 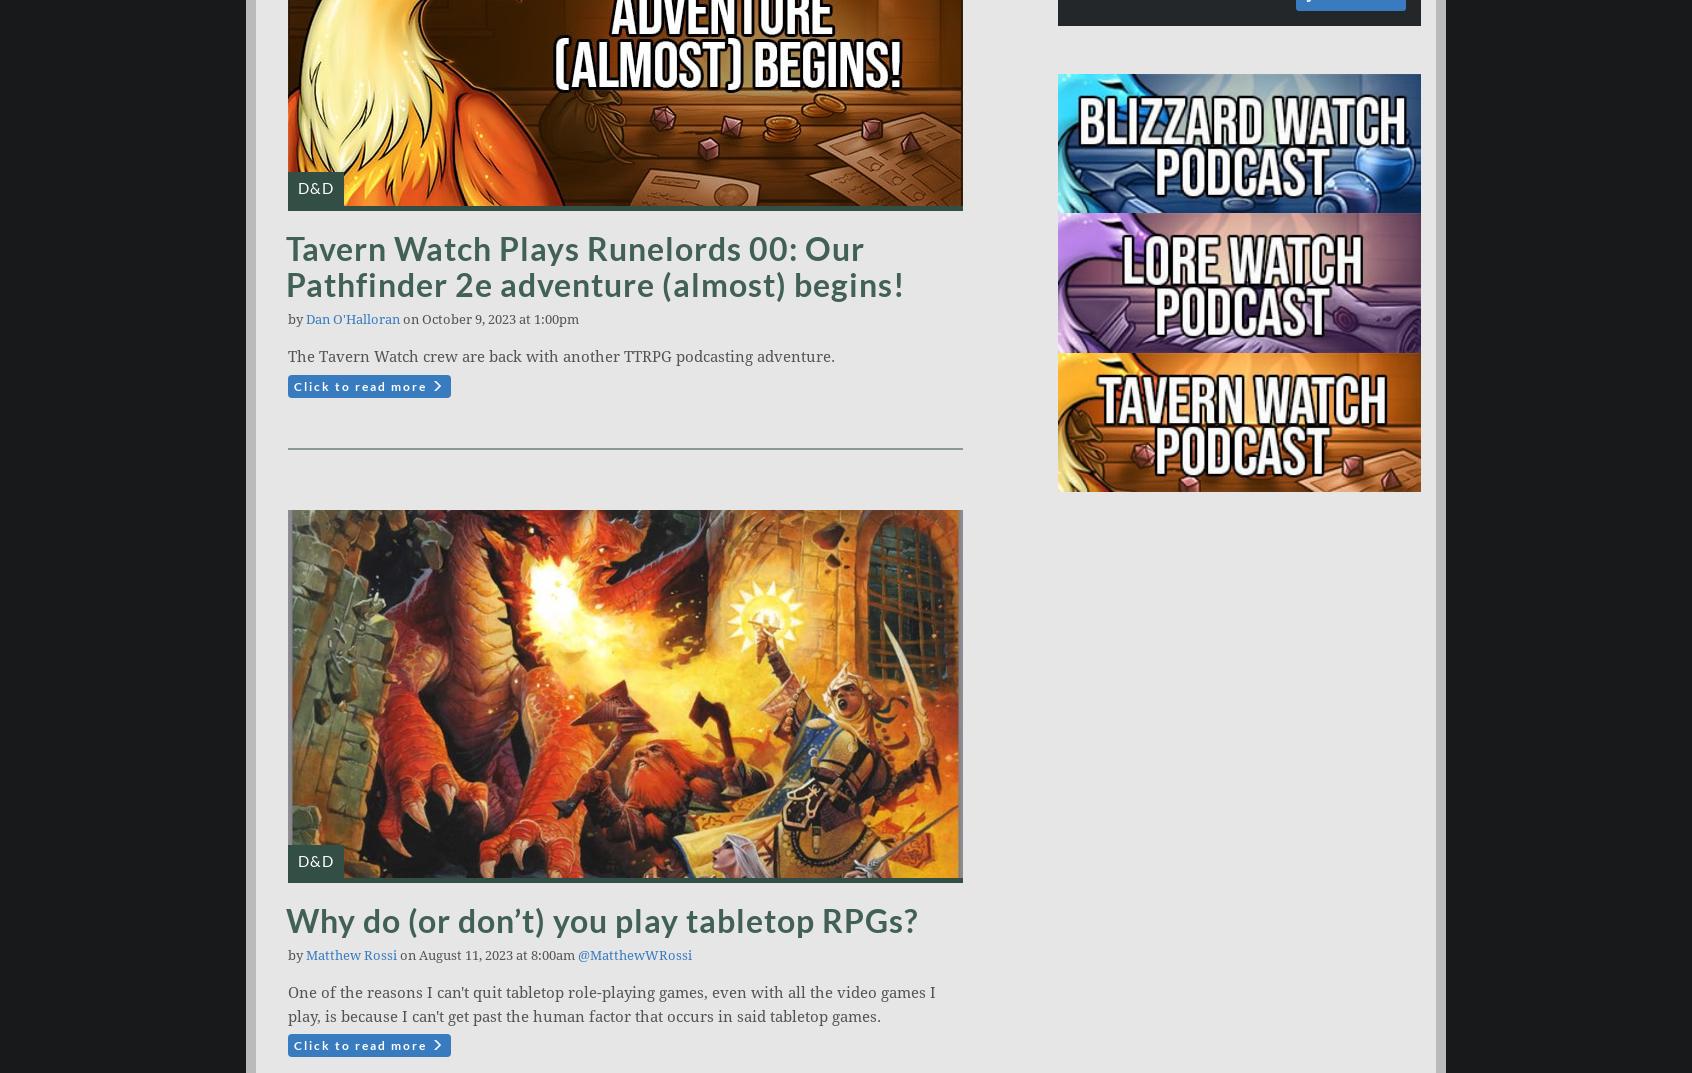 What do you see at coordinates (594, 264) in the screenshot?
I see `'Tavern Watch Plays Runelords 00: Our Pathfinder 2e adventure (almost) begins!'` at bounding box center [594, 264].